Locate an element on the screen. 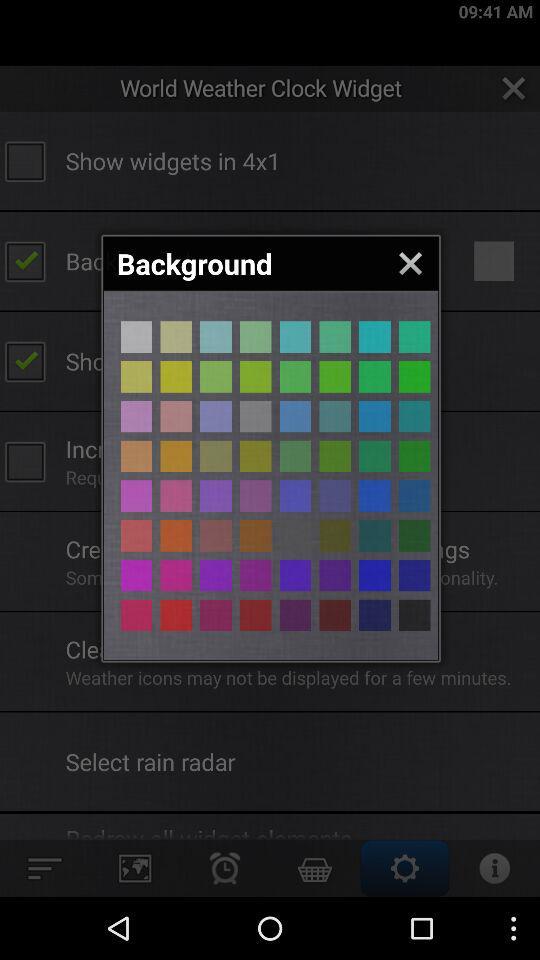 Image resolution: width=540 pixels, height=960 pixels. color button is located at coordinates (294, 337).